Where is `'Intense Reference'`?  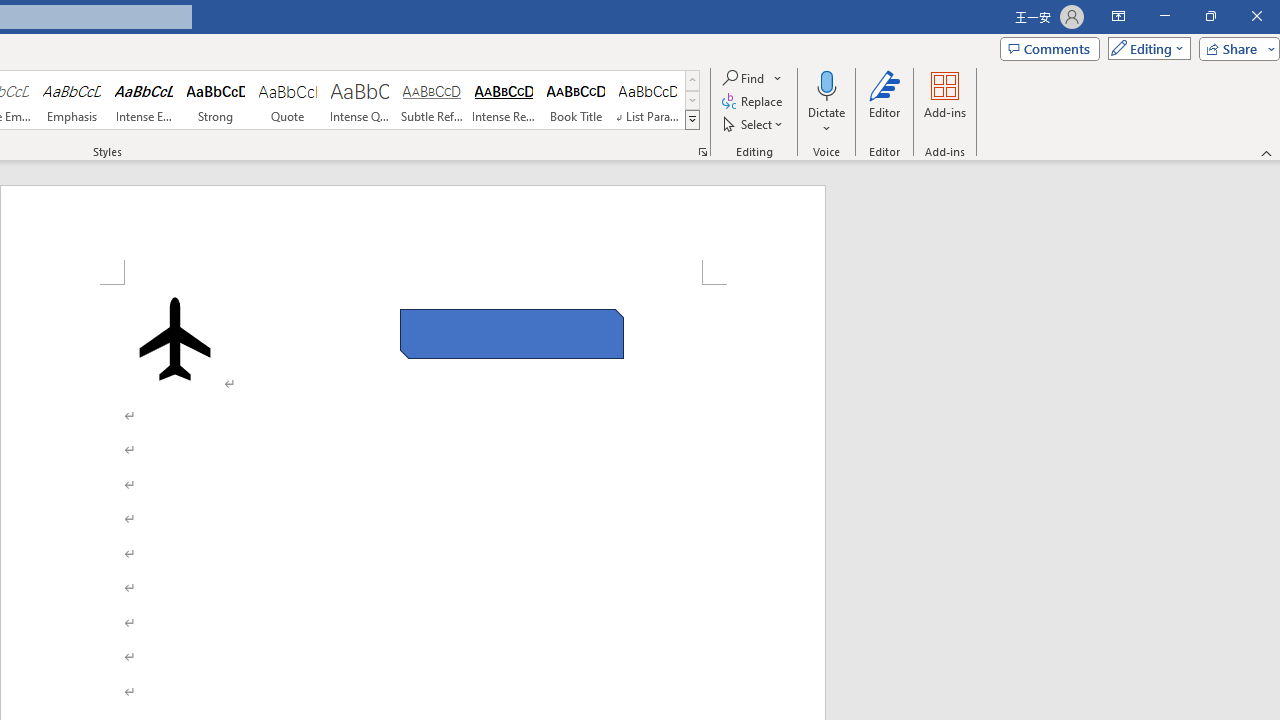
'Intense Reference' is located at coordinates (504, 100).